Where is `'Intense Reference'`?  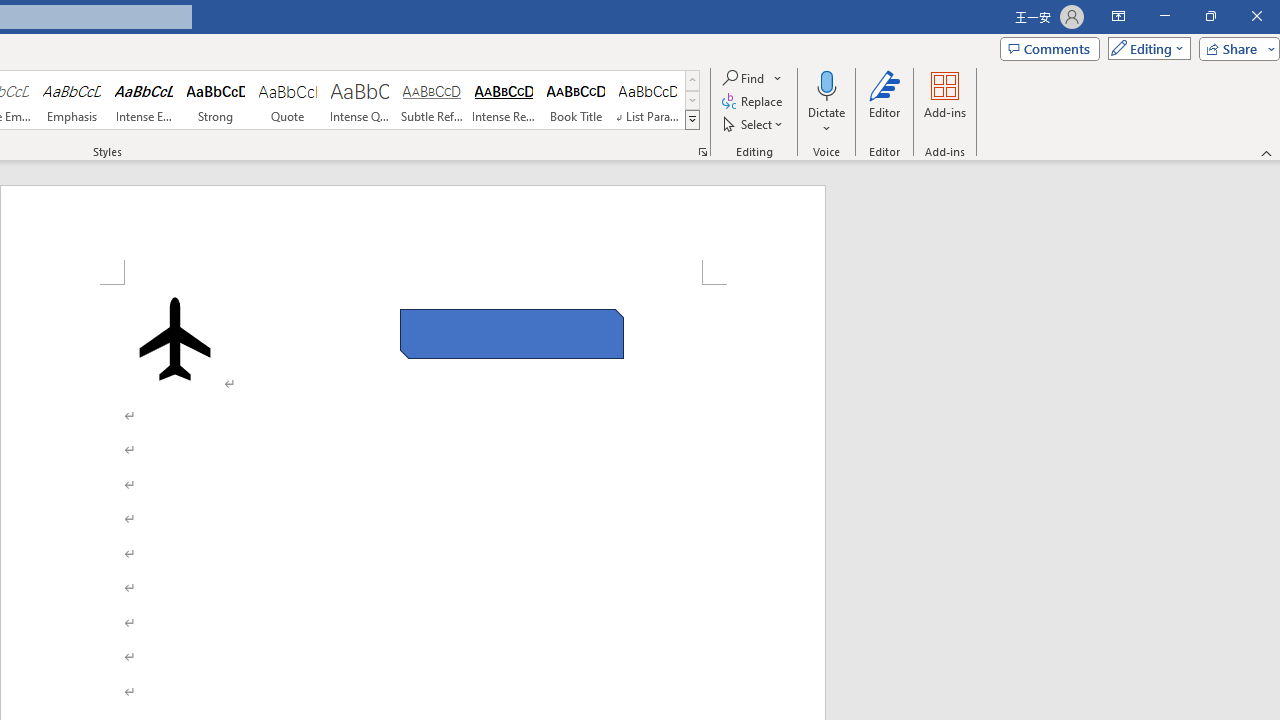
'Intense Reference' is located at coordinates (504, 100).